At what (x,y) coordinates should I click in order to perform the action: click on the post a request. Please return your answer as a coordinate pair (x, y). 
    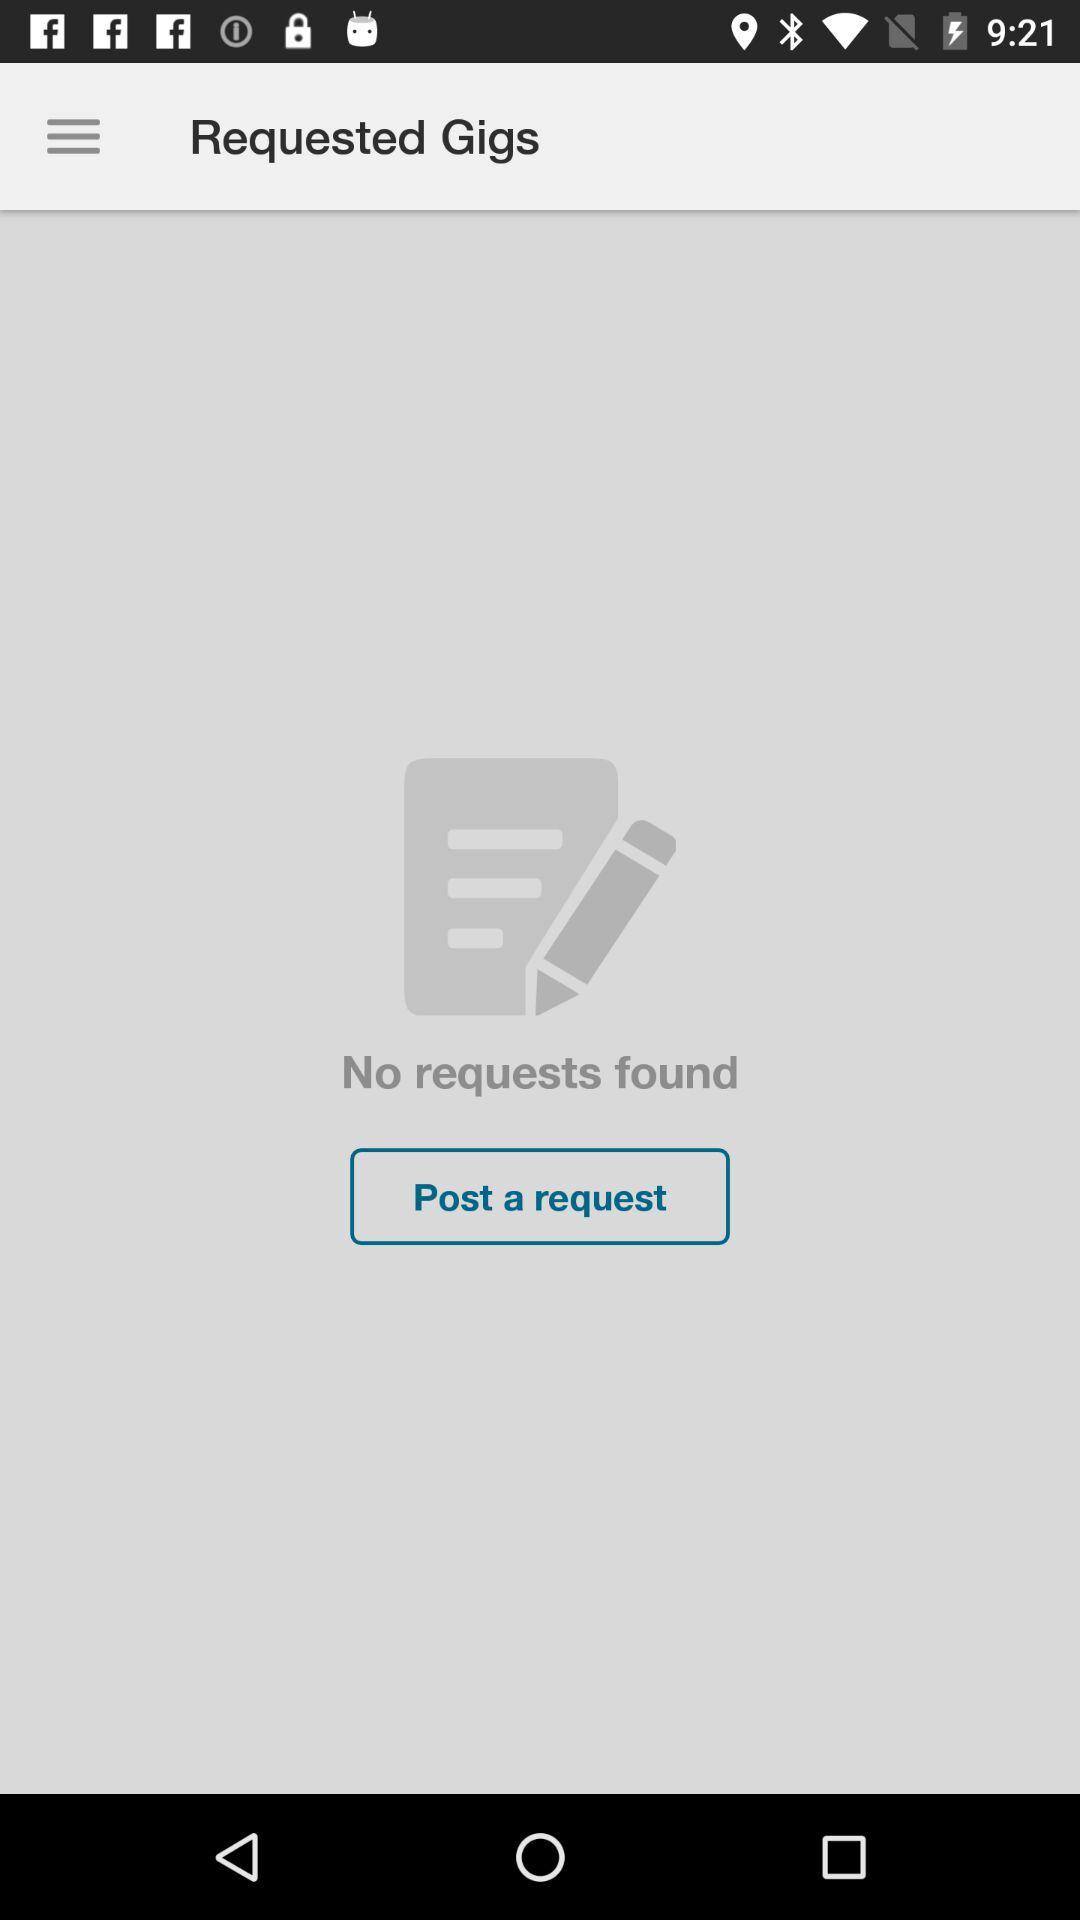
    Looking at the image, I should click on (540, 1196).